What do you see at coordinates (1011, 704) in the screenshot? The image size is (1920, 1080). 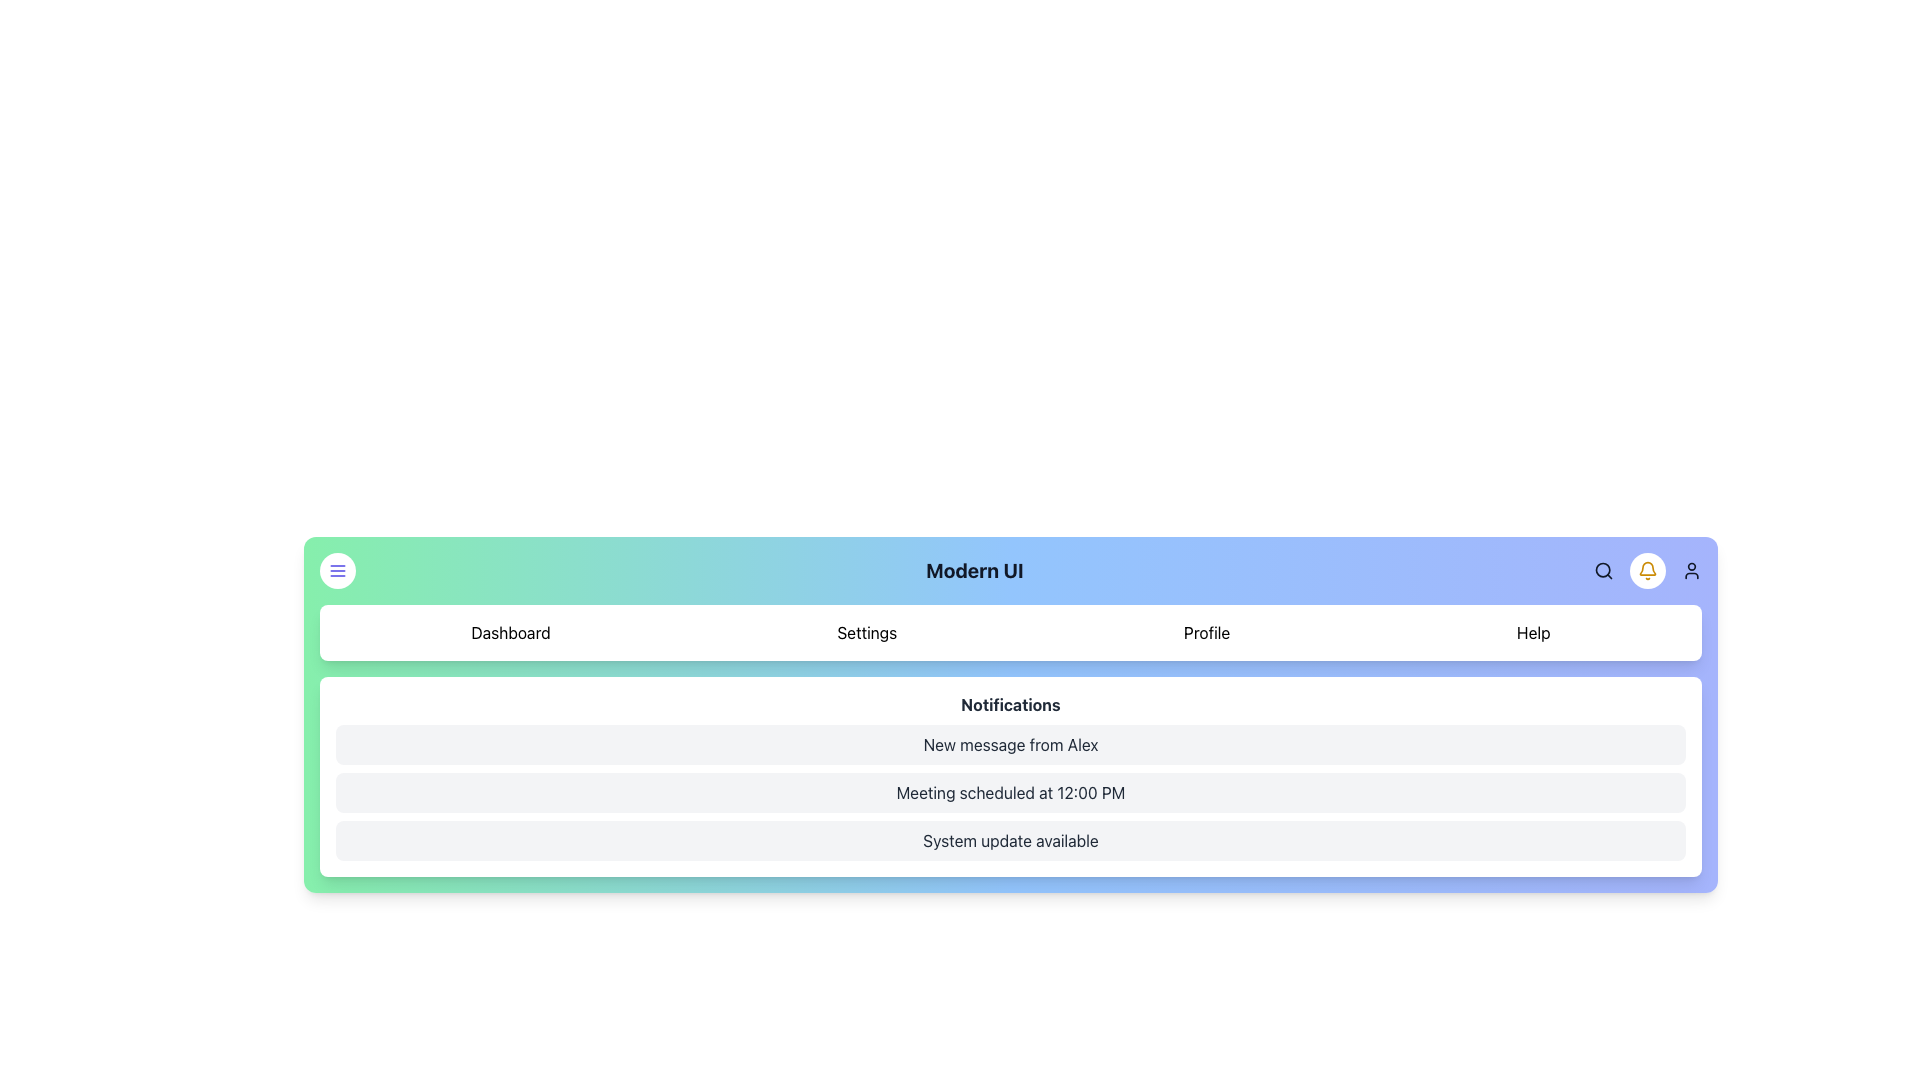 I see `the 'Notifications' text label, which is bold and located at the top of a white box containing a list of items, positioned beneath the header navigation bar` at bounding box center [1011, 704].